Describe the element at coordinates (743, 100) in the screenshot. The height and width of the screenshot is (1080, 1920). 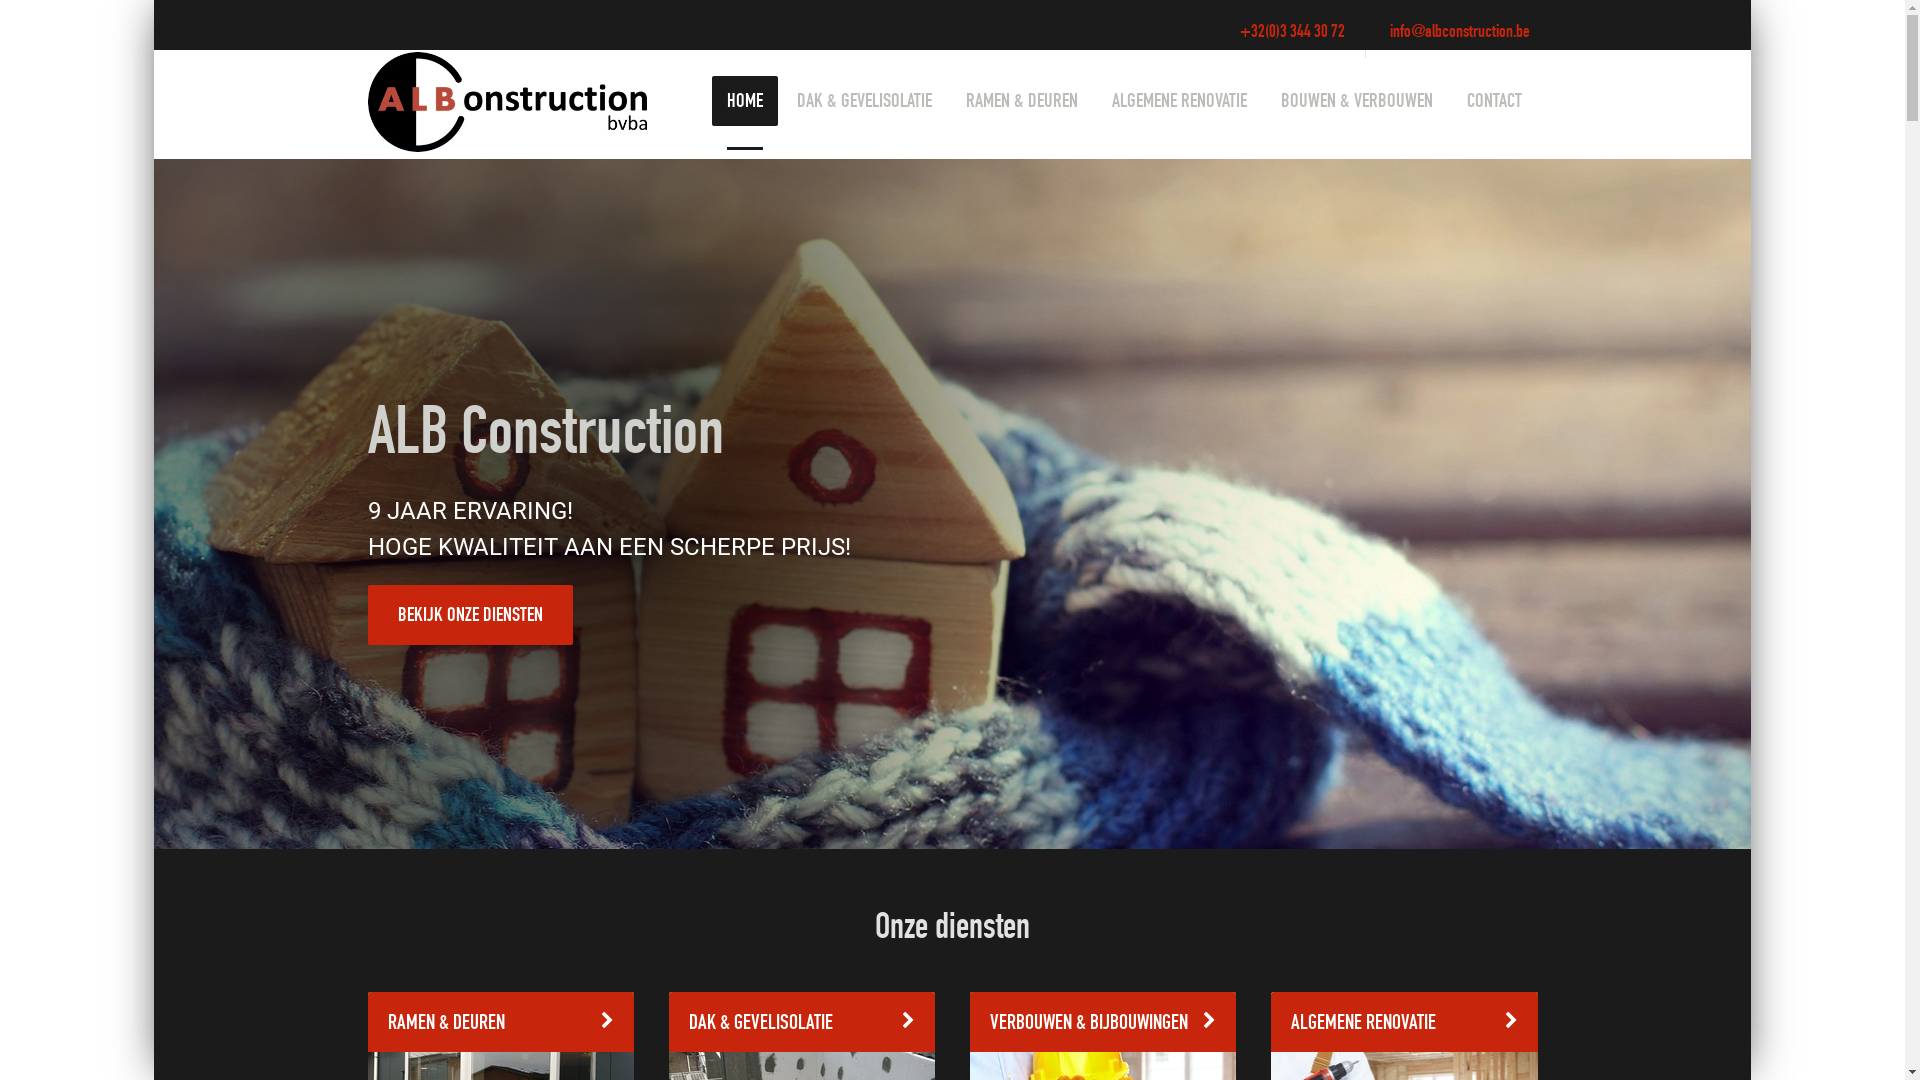
I see `'HOME'` at that location.